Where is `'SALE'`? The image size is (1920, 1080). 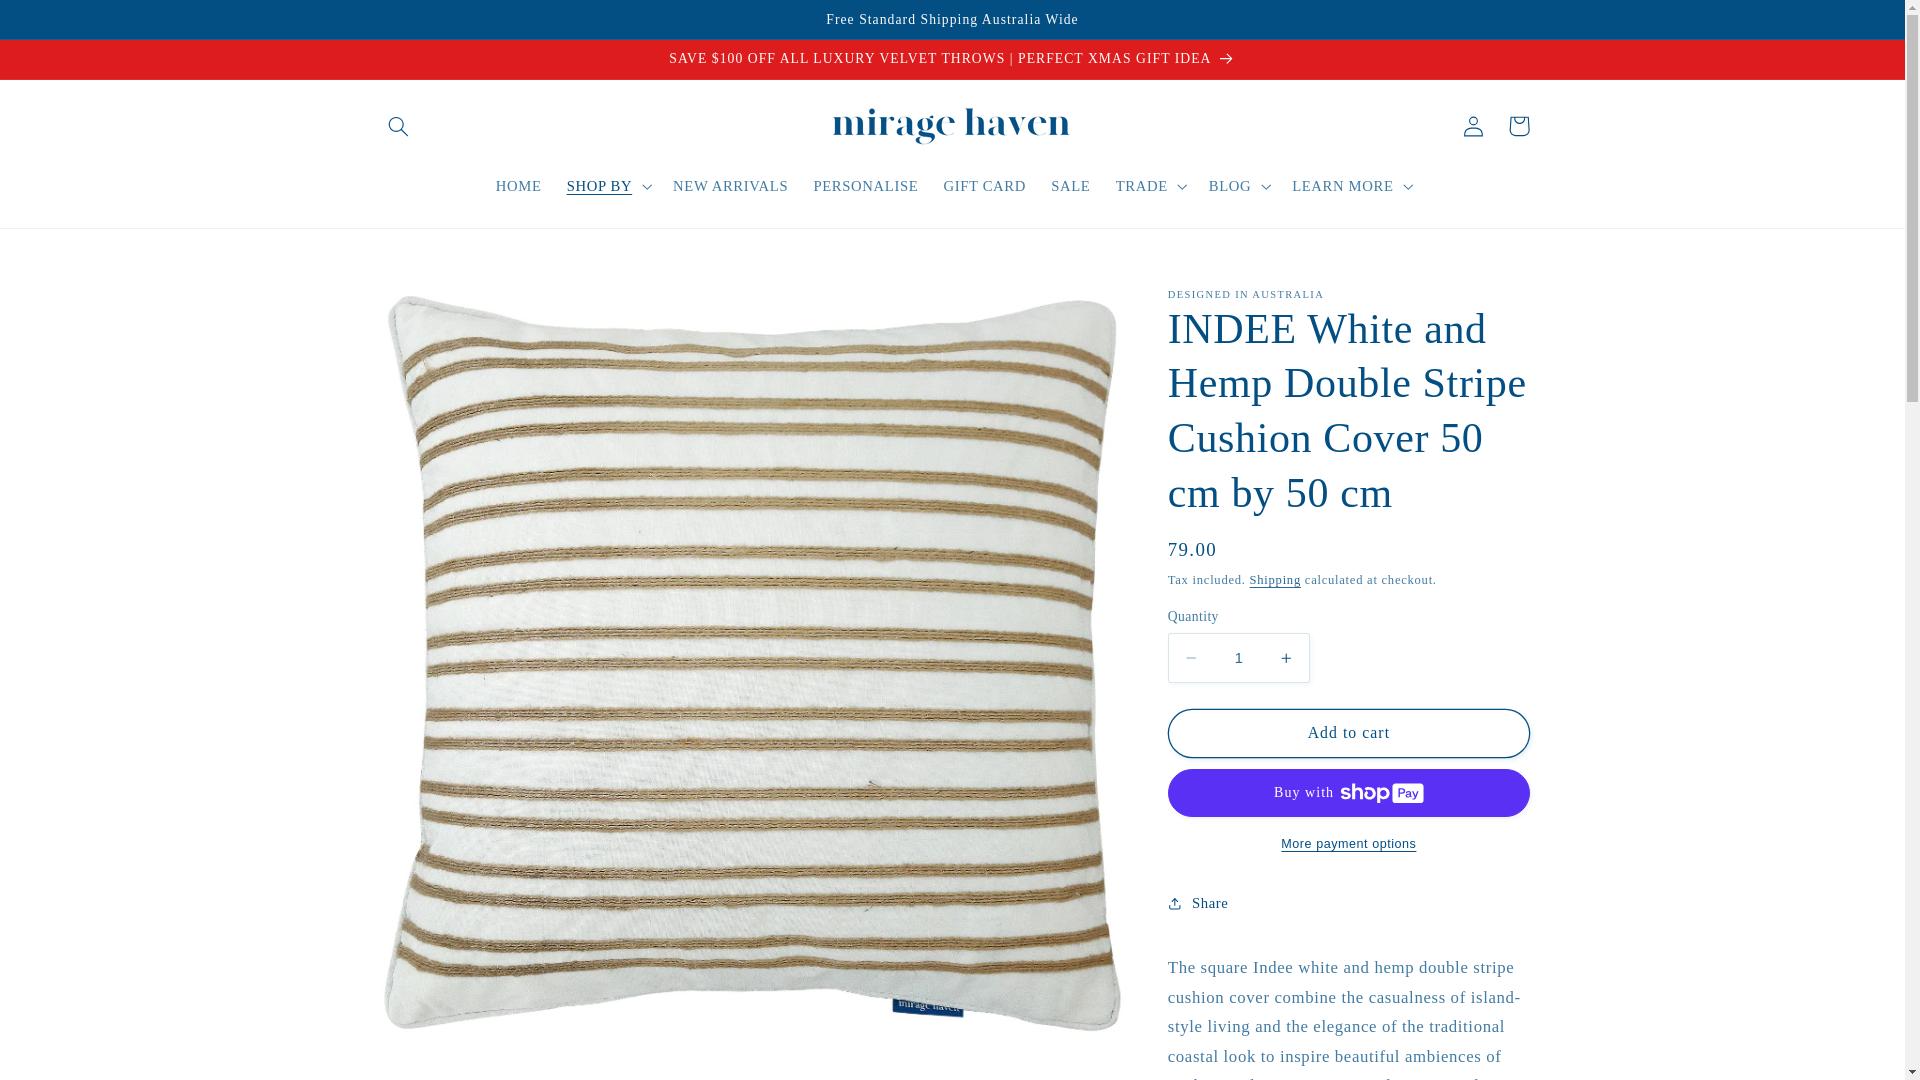
'SALE' is located at coordinates (1038, 185).